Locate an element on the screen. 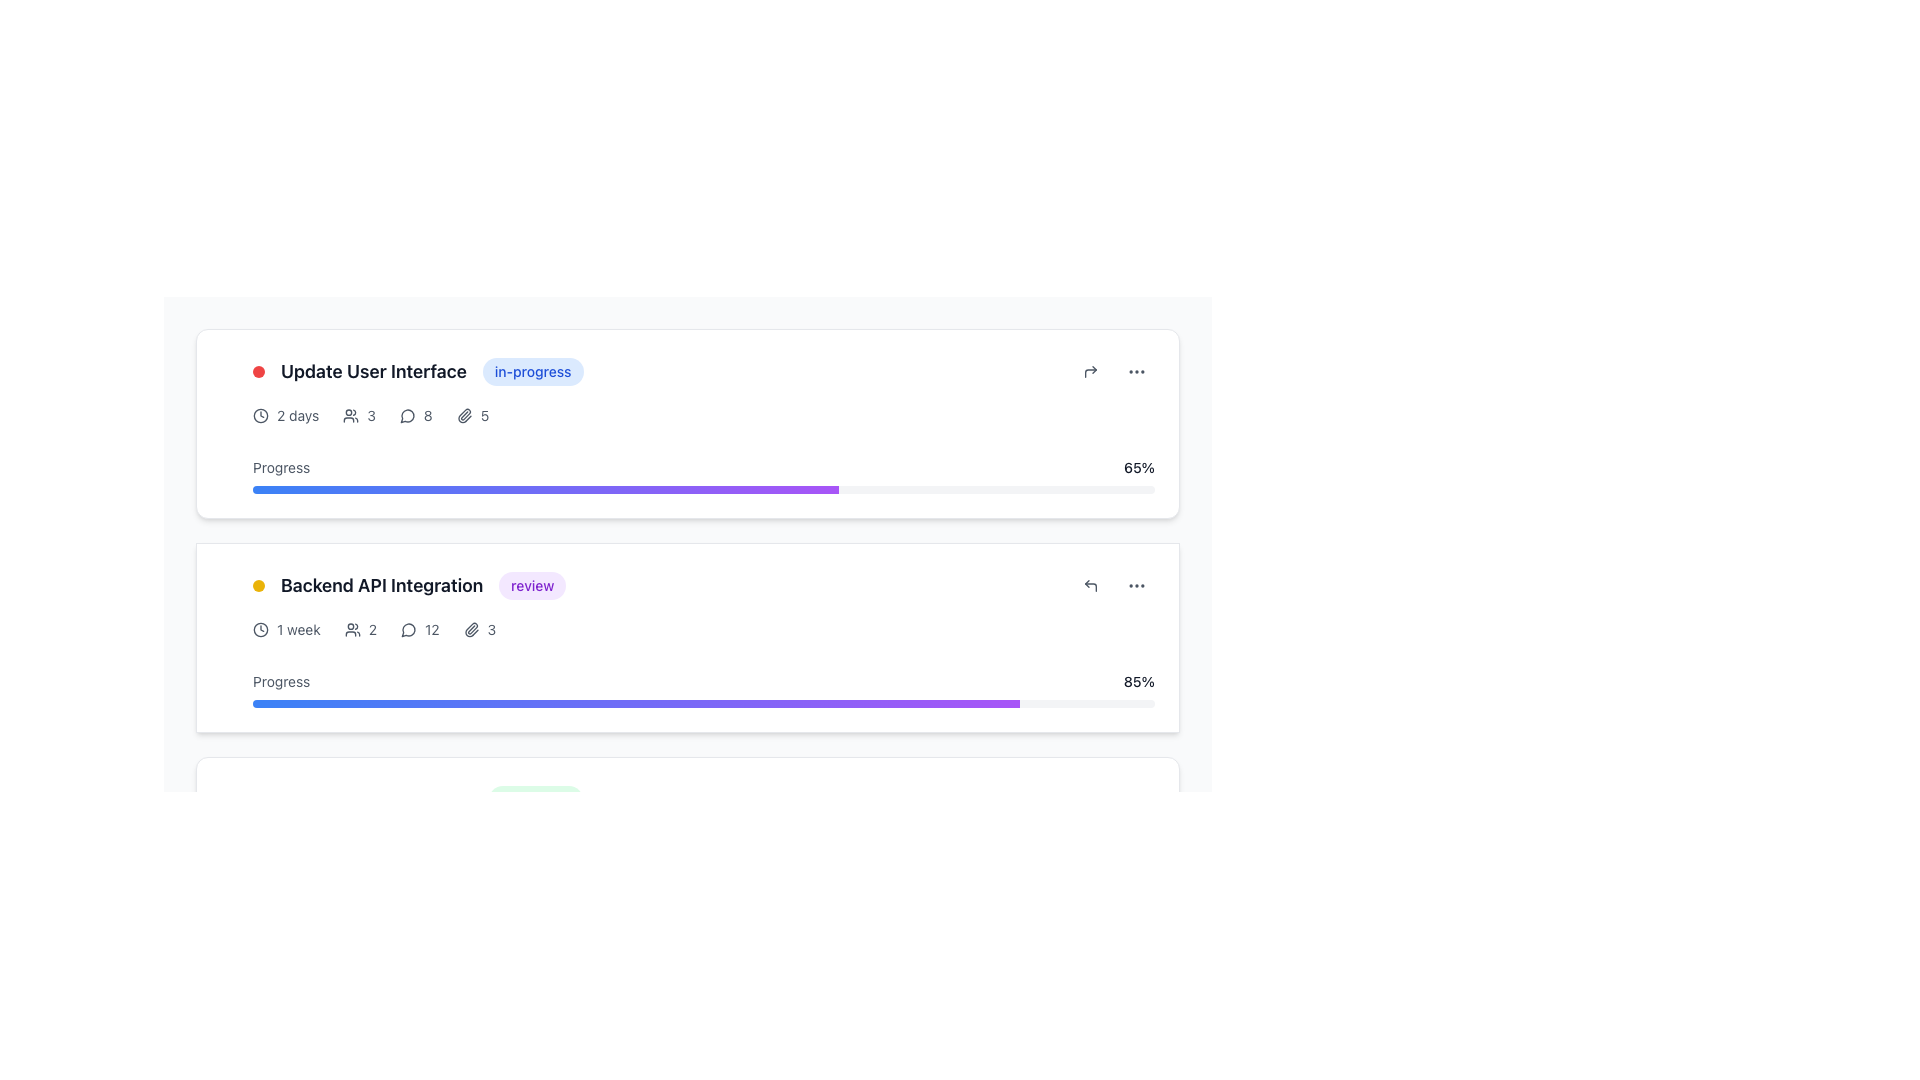  the 'review' status label located at the right end of the 'Backend API Integration' header within the task card is located at coordinates (532, 585).